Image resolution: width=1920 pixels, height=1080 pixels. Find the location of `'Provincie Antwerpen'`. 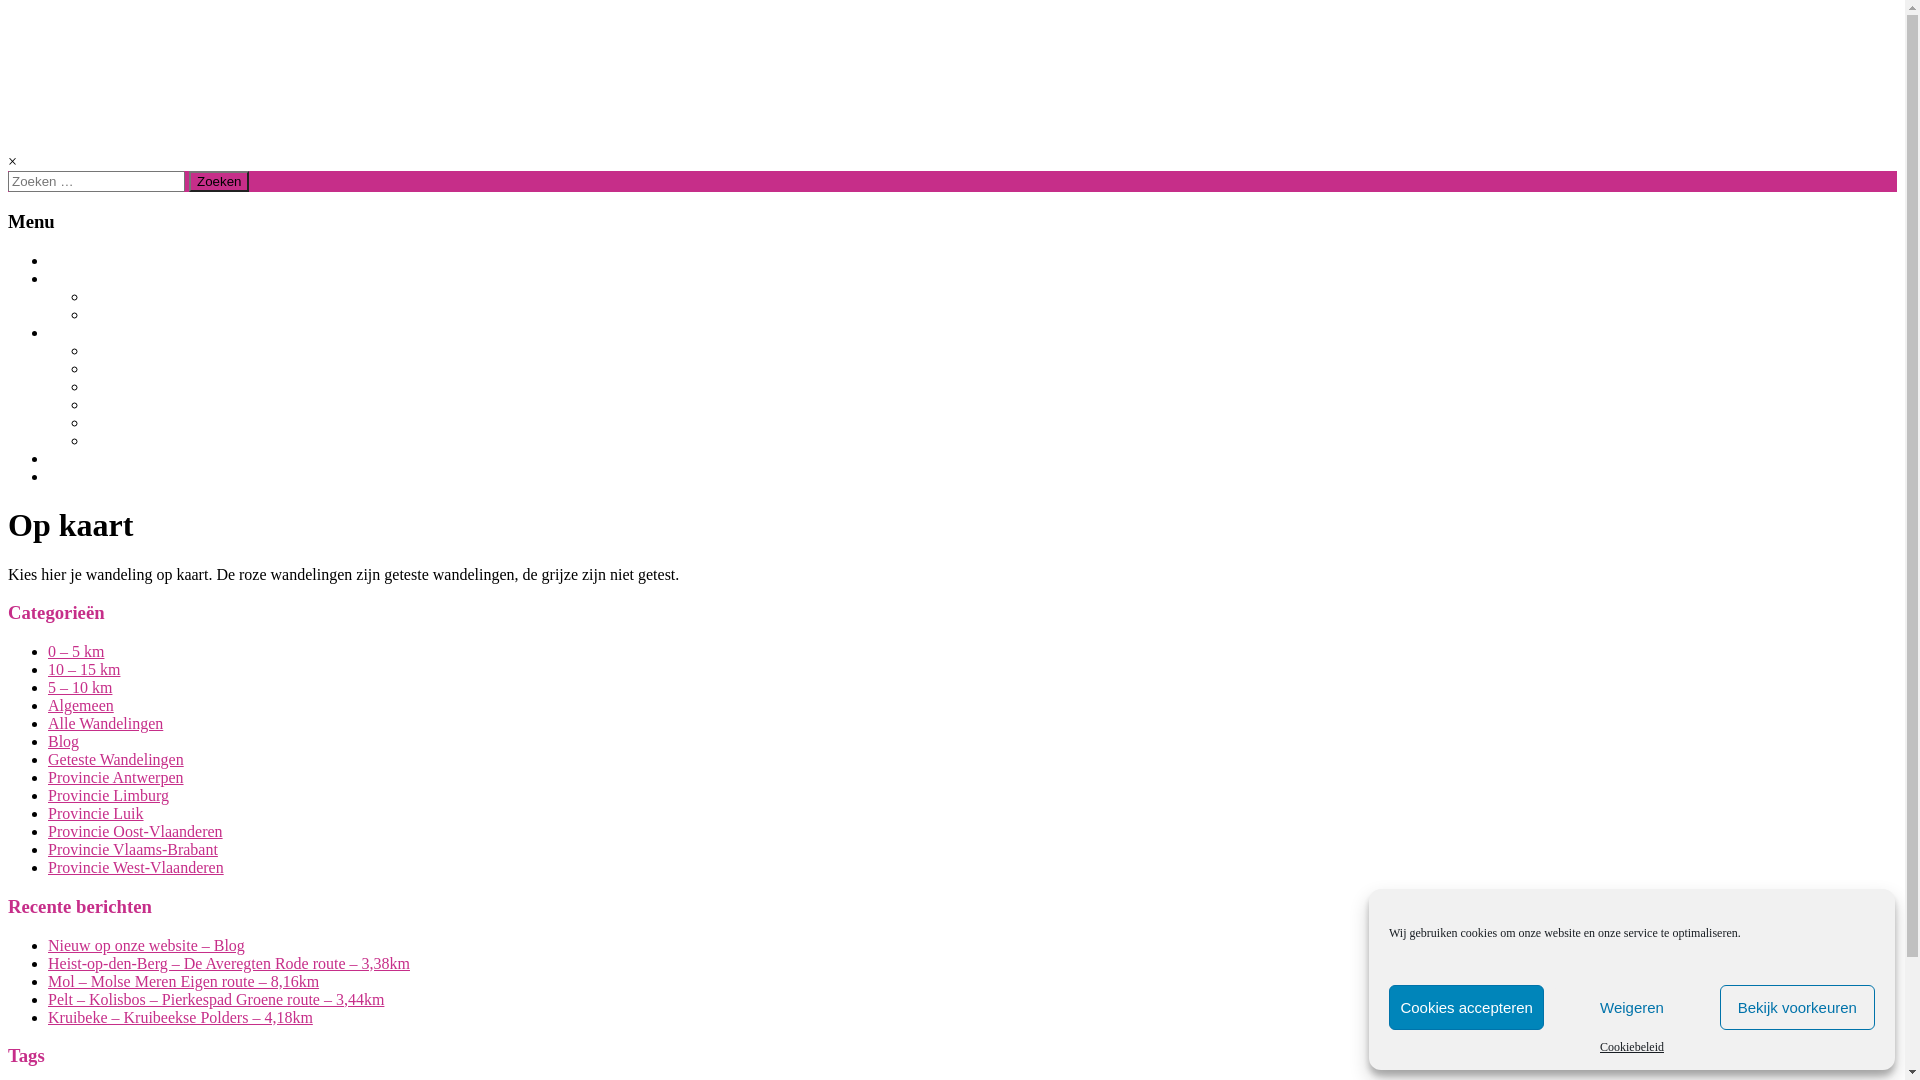

'Provincie Antwerpen' is located at coordinates (114, 776).